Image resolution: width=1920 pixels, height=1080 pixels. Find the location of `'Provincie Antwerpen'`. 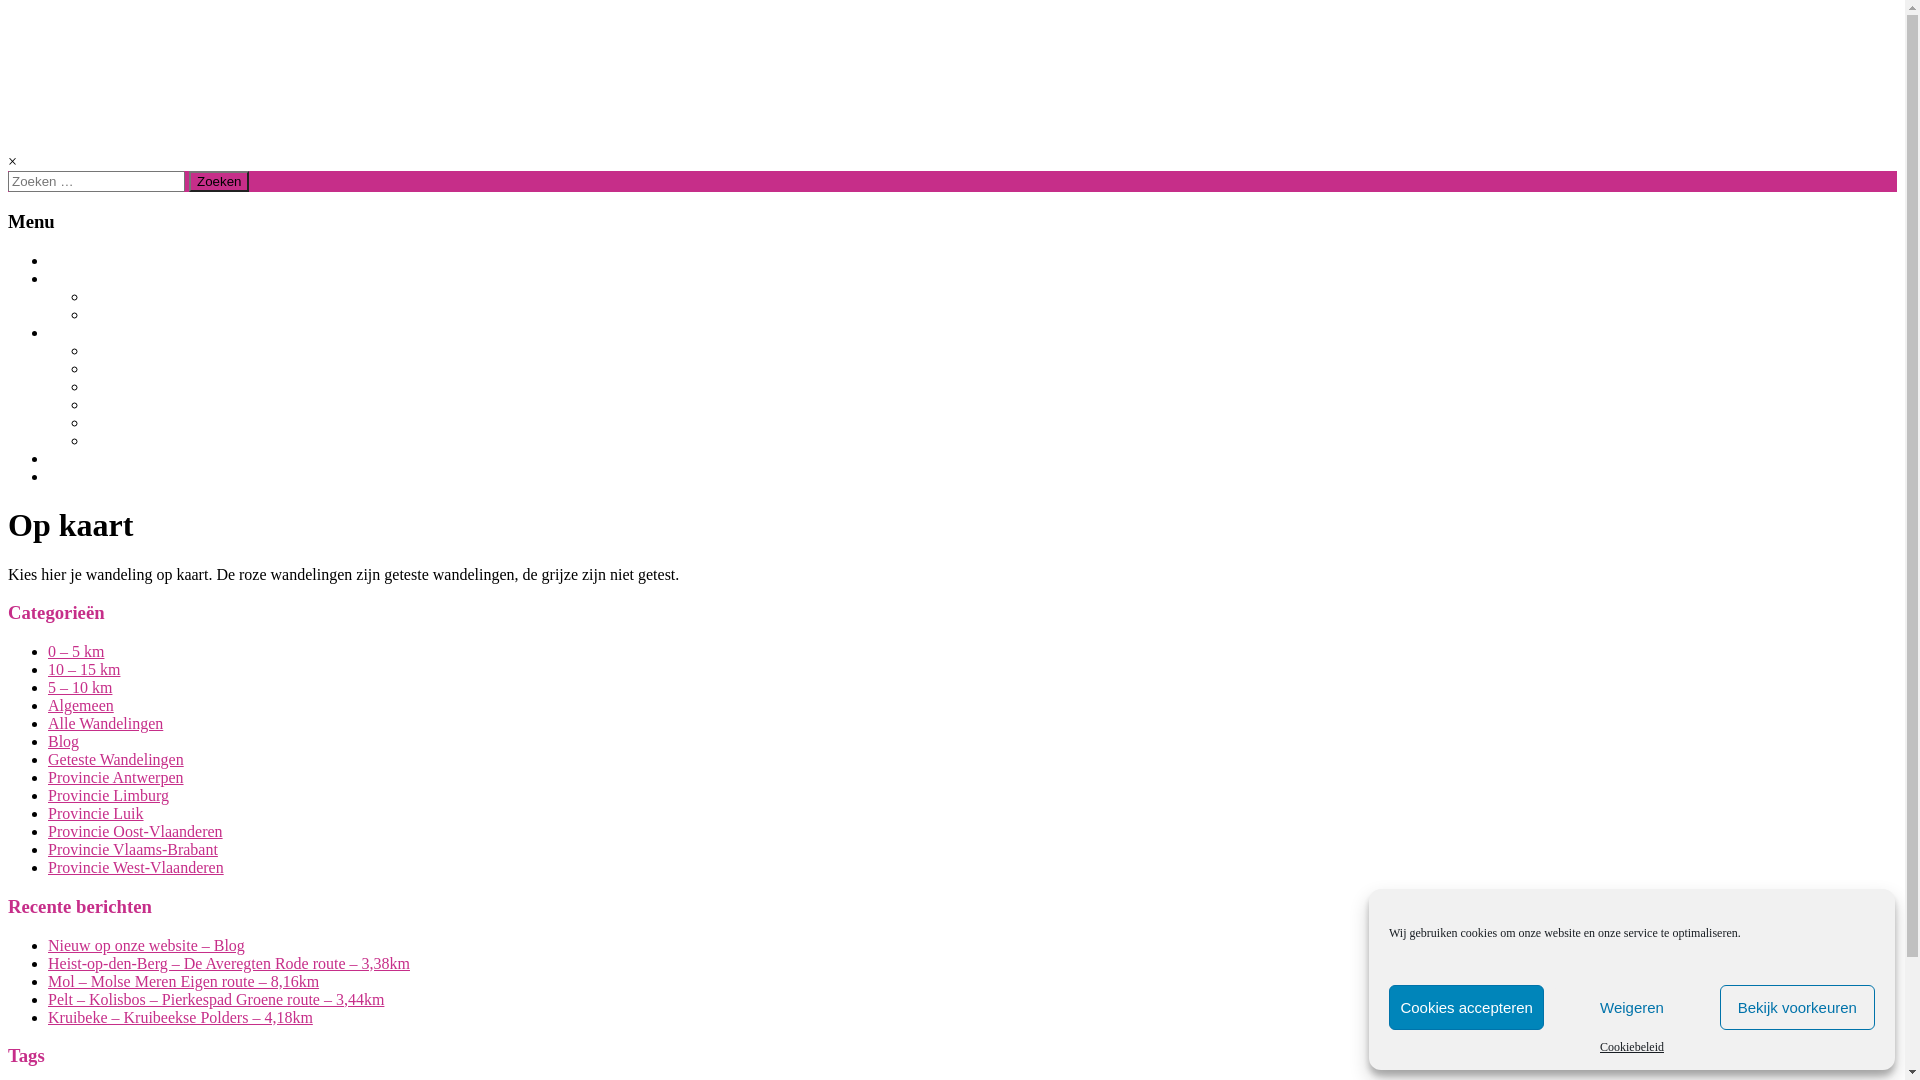

'Provincie Antwerpen' is located at coordinates (114, 776).